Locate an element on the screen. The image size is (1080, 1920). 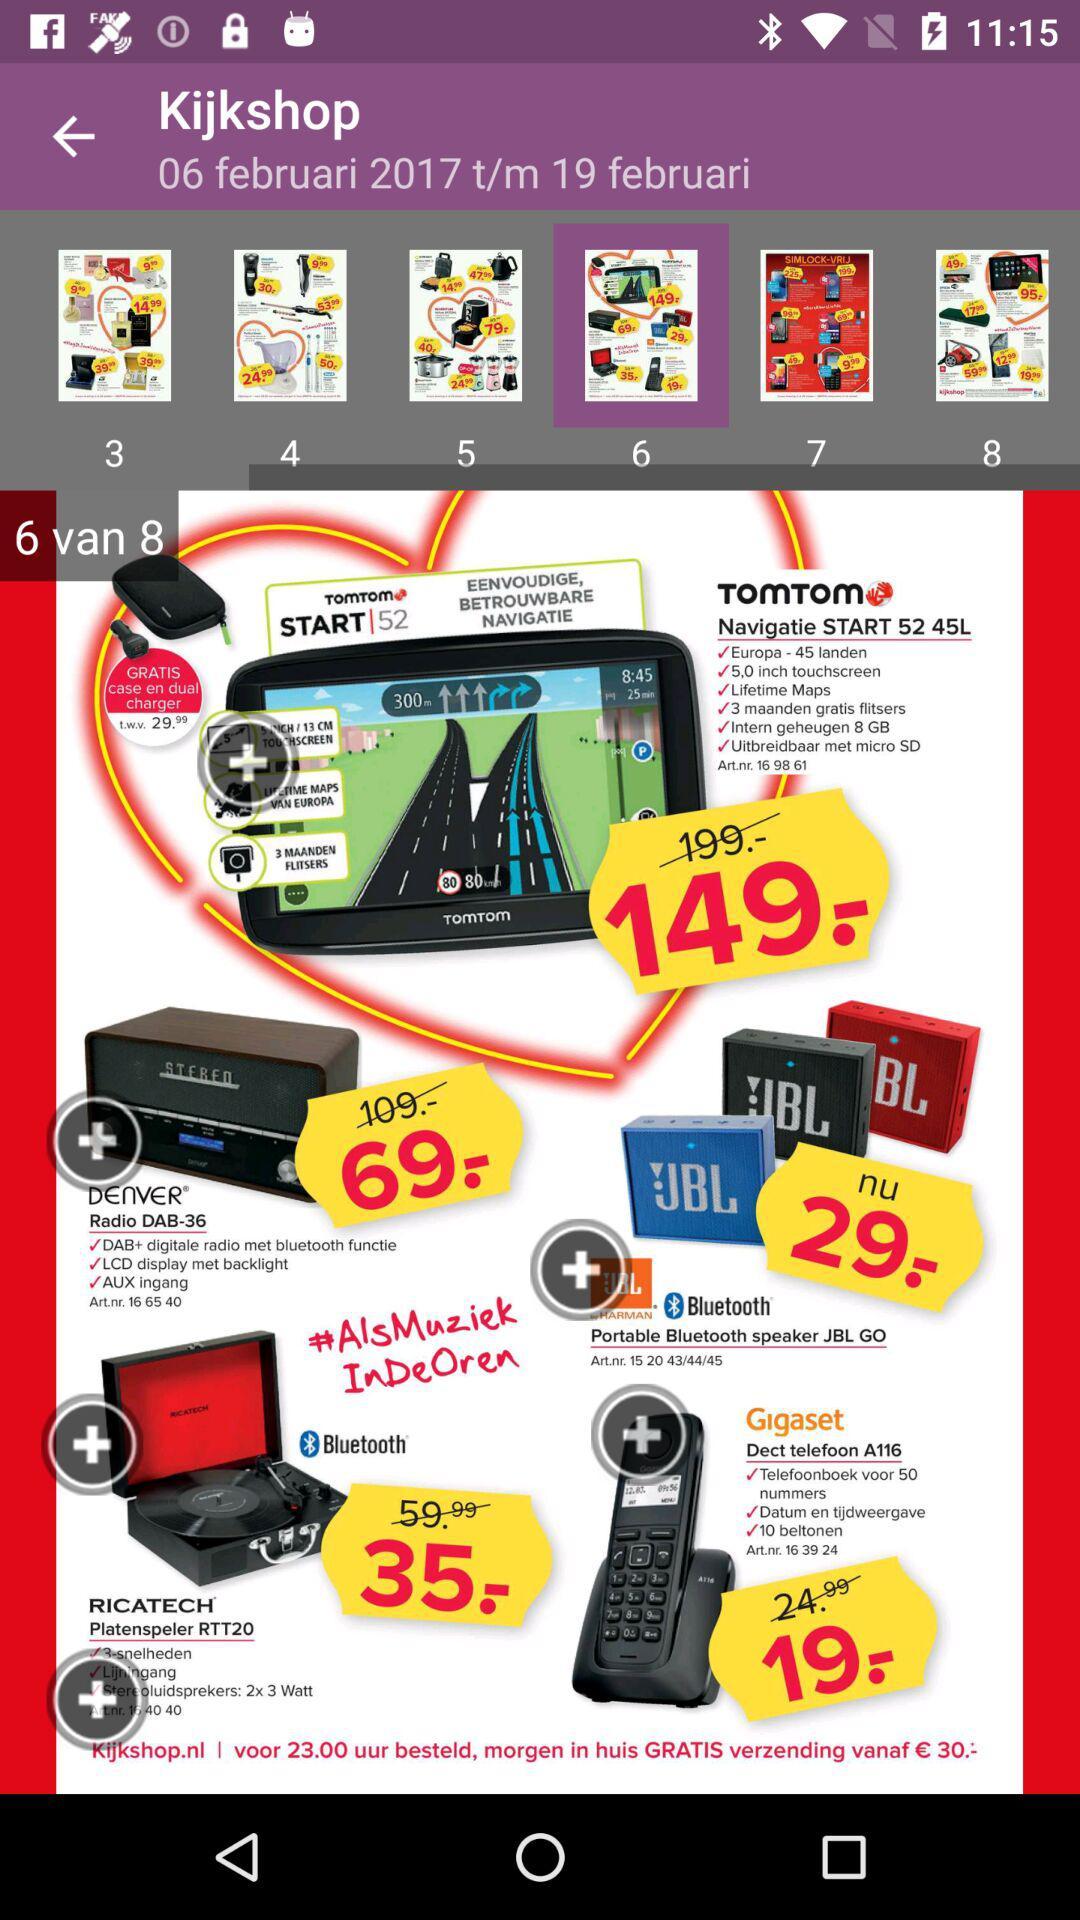
the fullscreen icon is located at coordinates (114, 325).